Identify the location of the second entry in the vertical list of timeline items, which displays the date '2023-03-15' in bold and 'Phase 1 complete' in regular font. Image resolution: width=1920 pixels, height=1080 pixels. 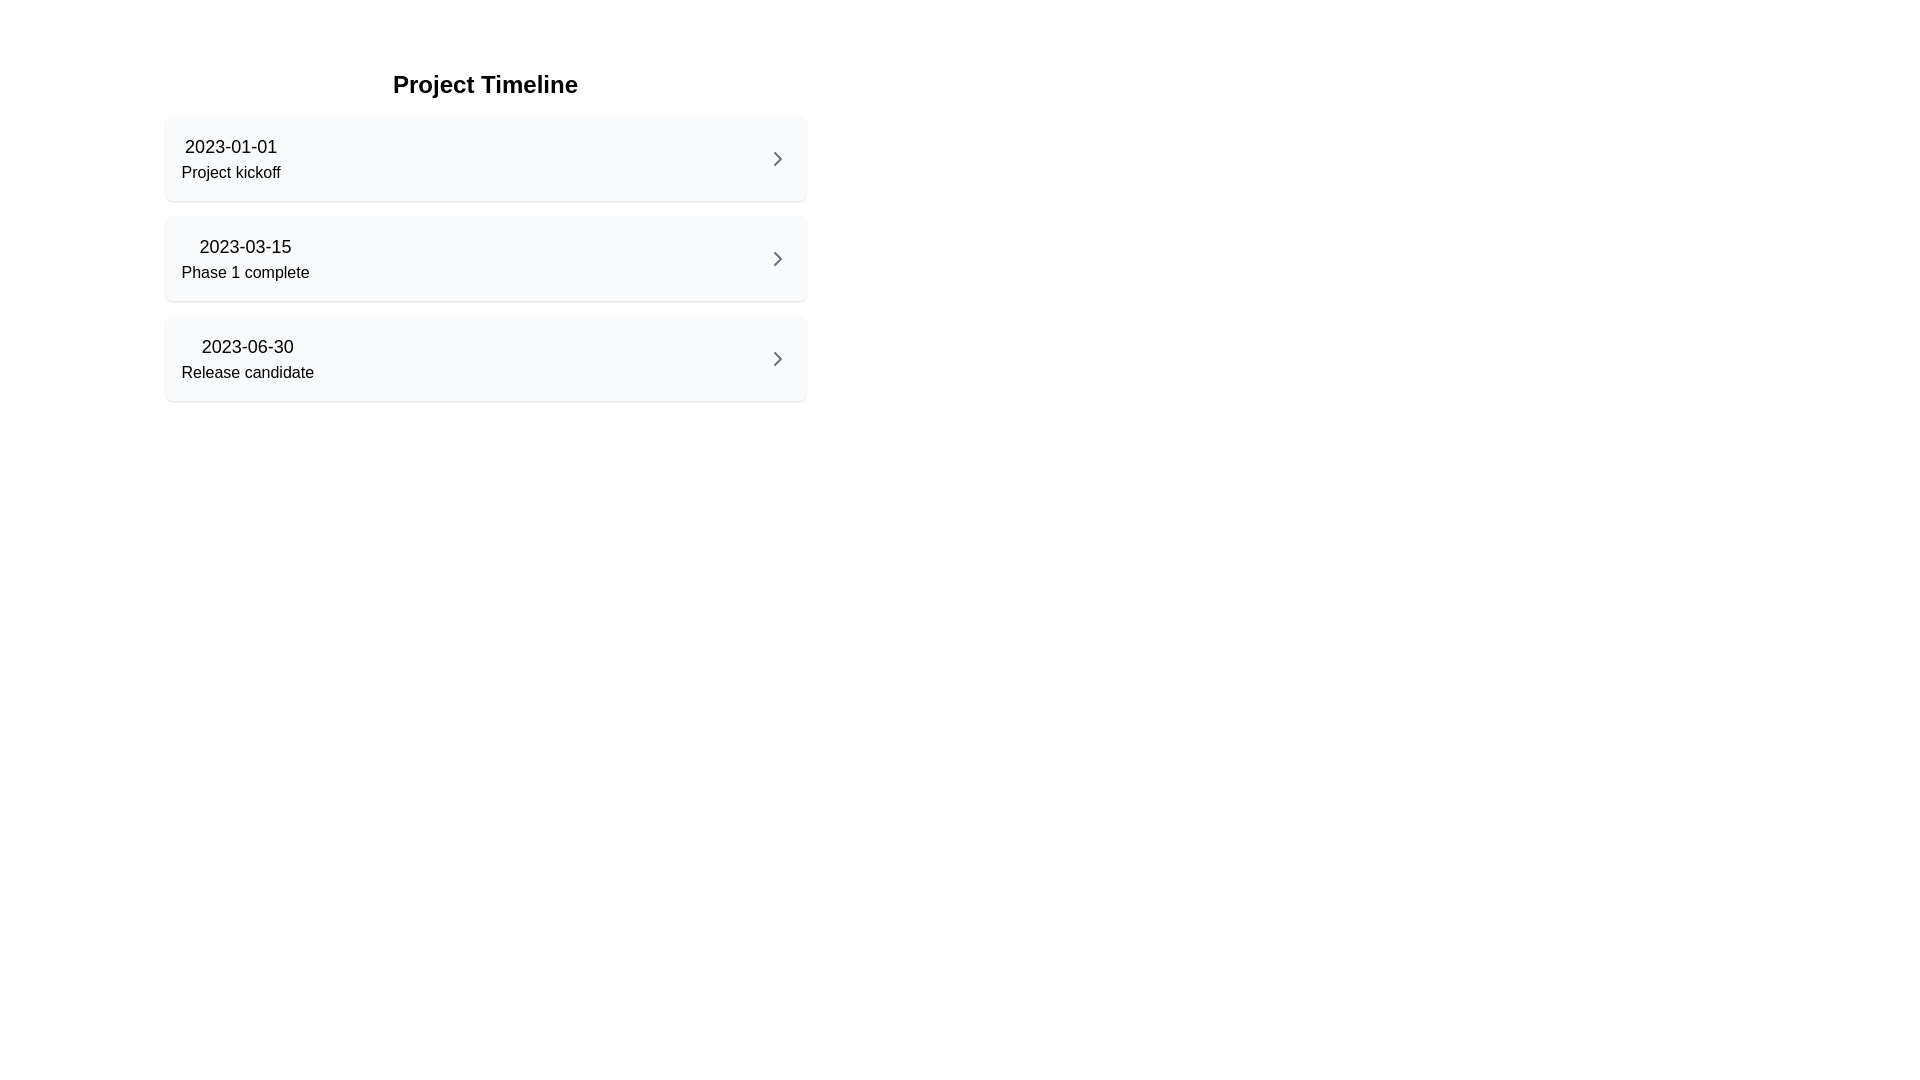
(244, 257).